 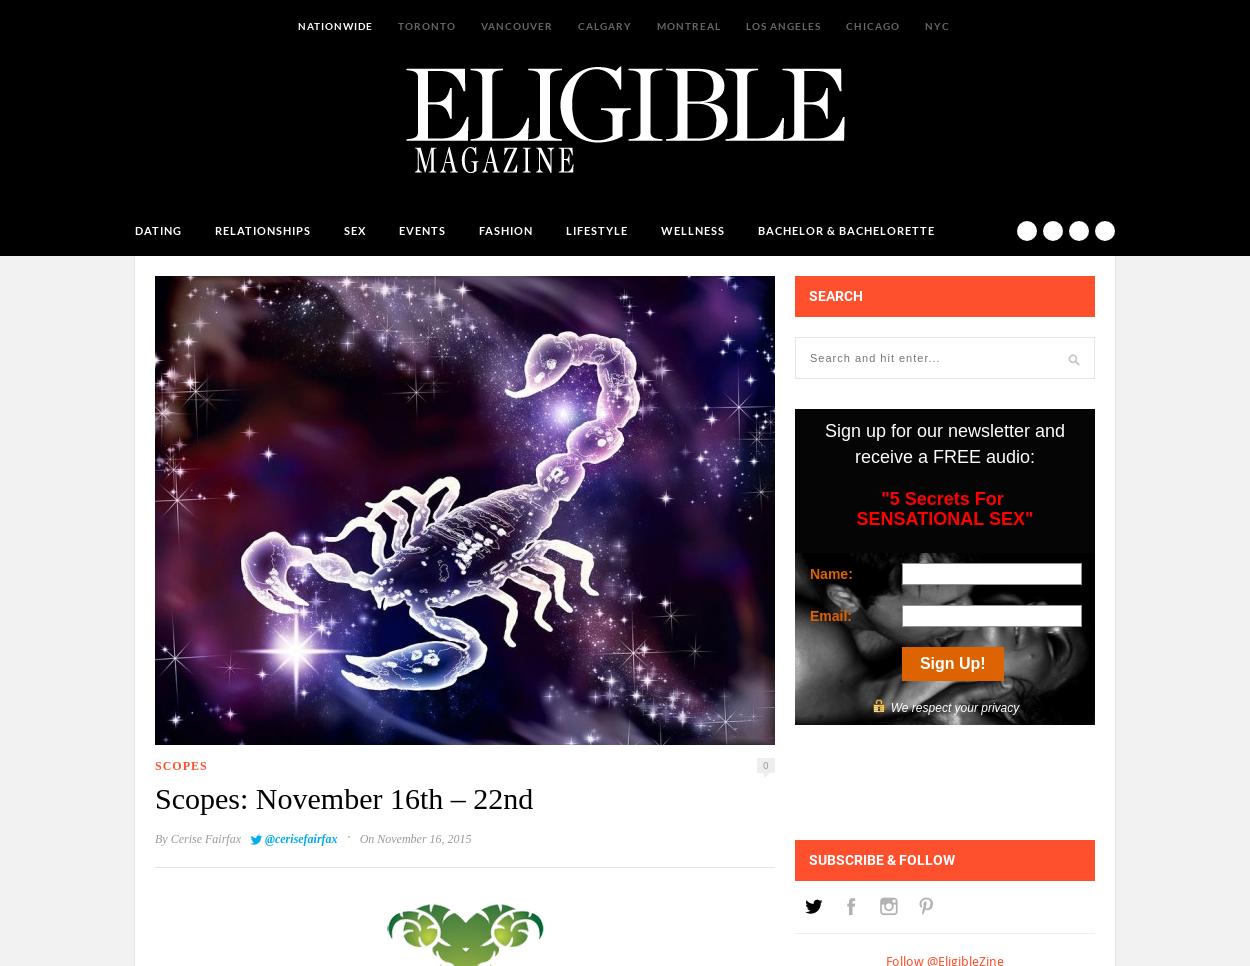 I want to click on 'Cerise Fairfax', so click(x=204, y=837).